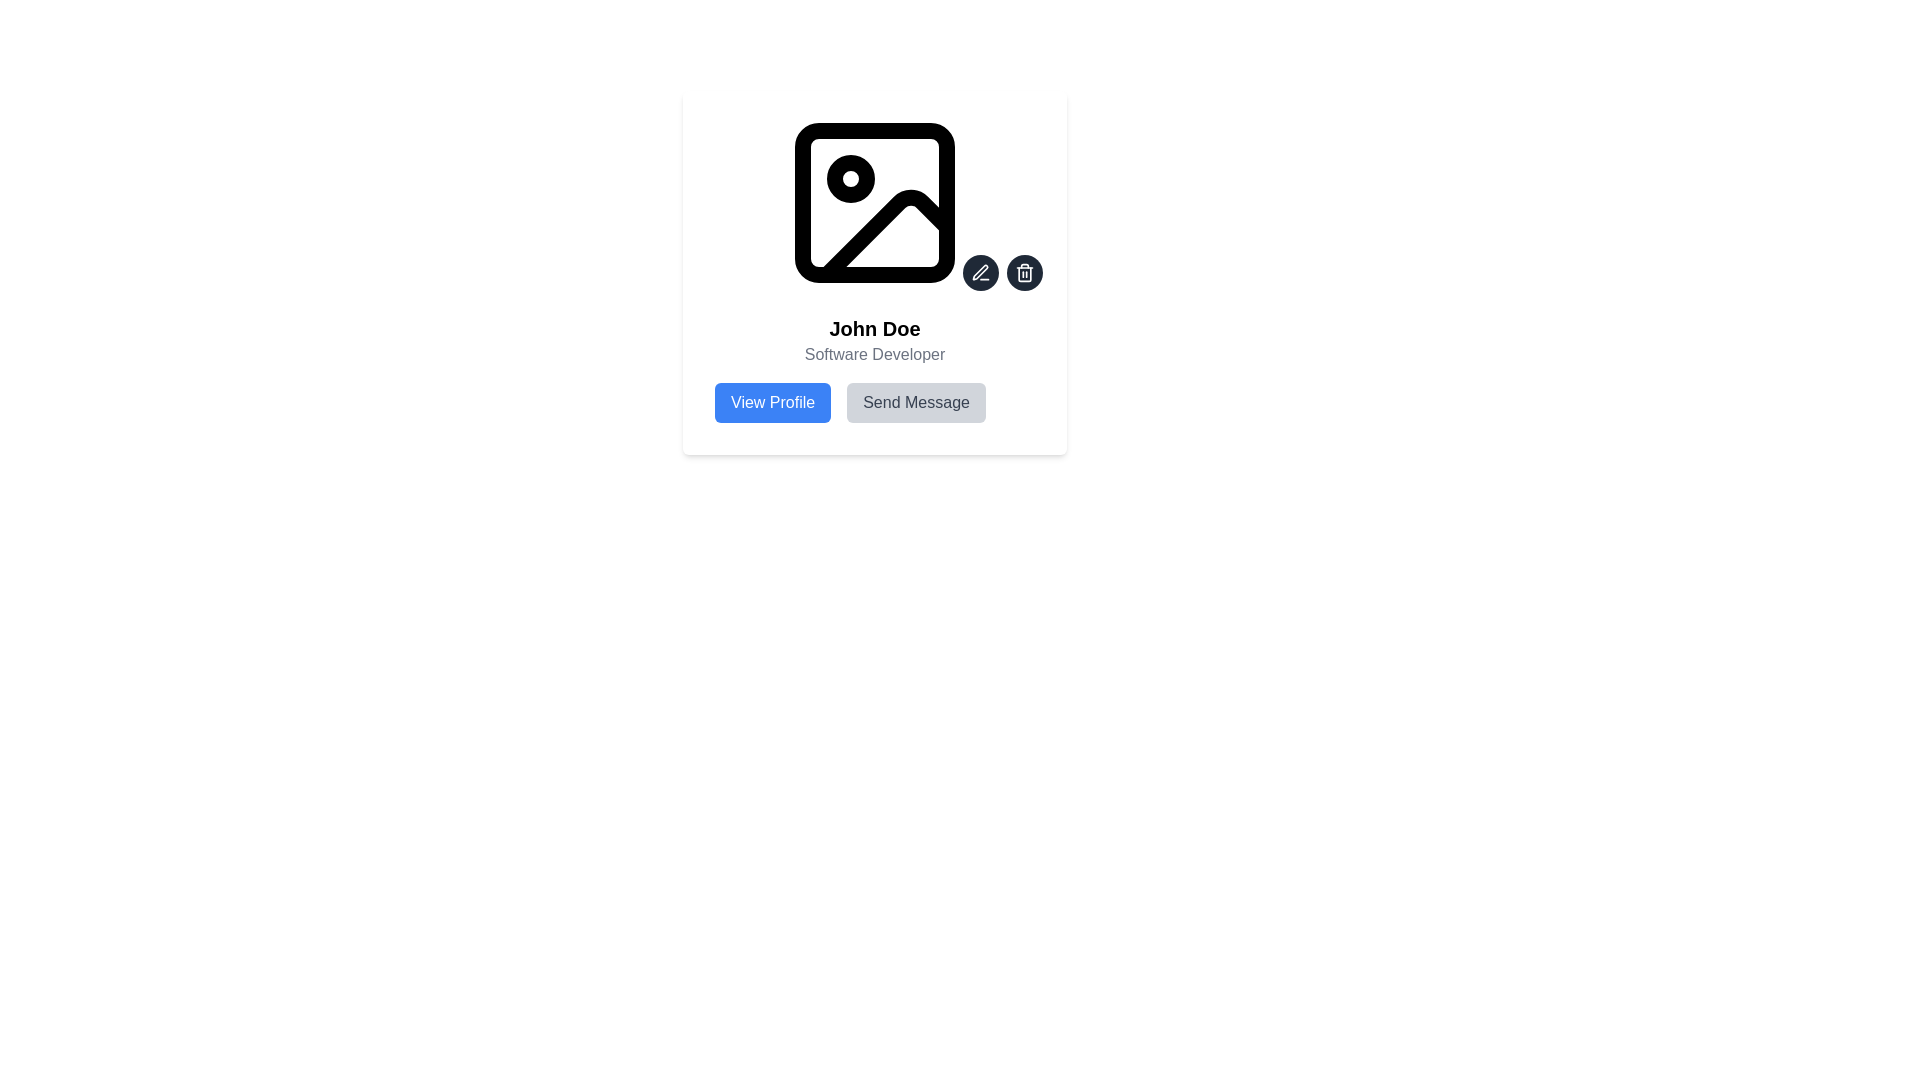 Image resolution: width=1920 pixels, height=1080 pixels. I want to click on the trash can-shaped icon button, which is a small, minimalist design located in a circular button with a dark gray background, positioned towards the top right of the user profile card, so click(1025, 273).